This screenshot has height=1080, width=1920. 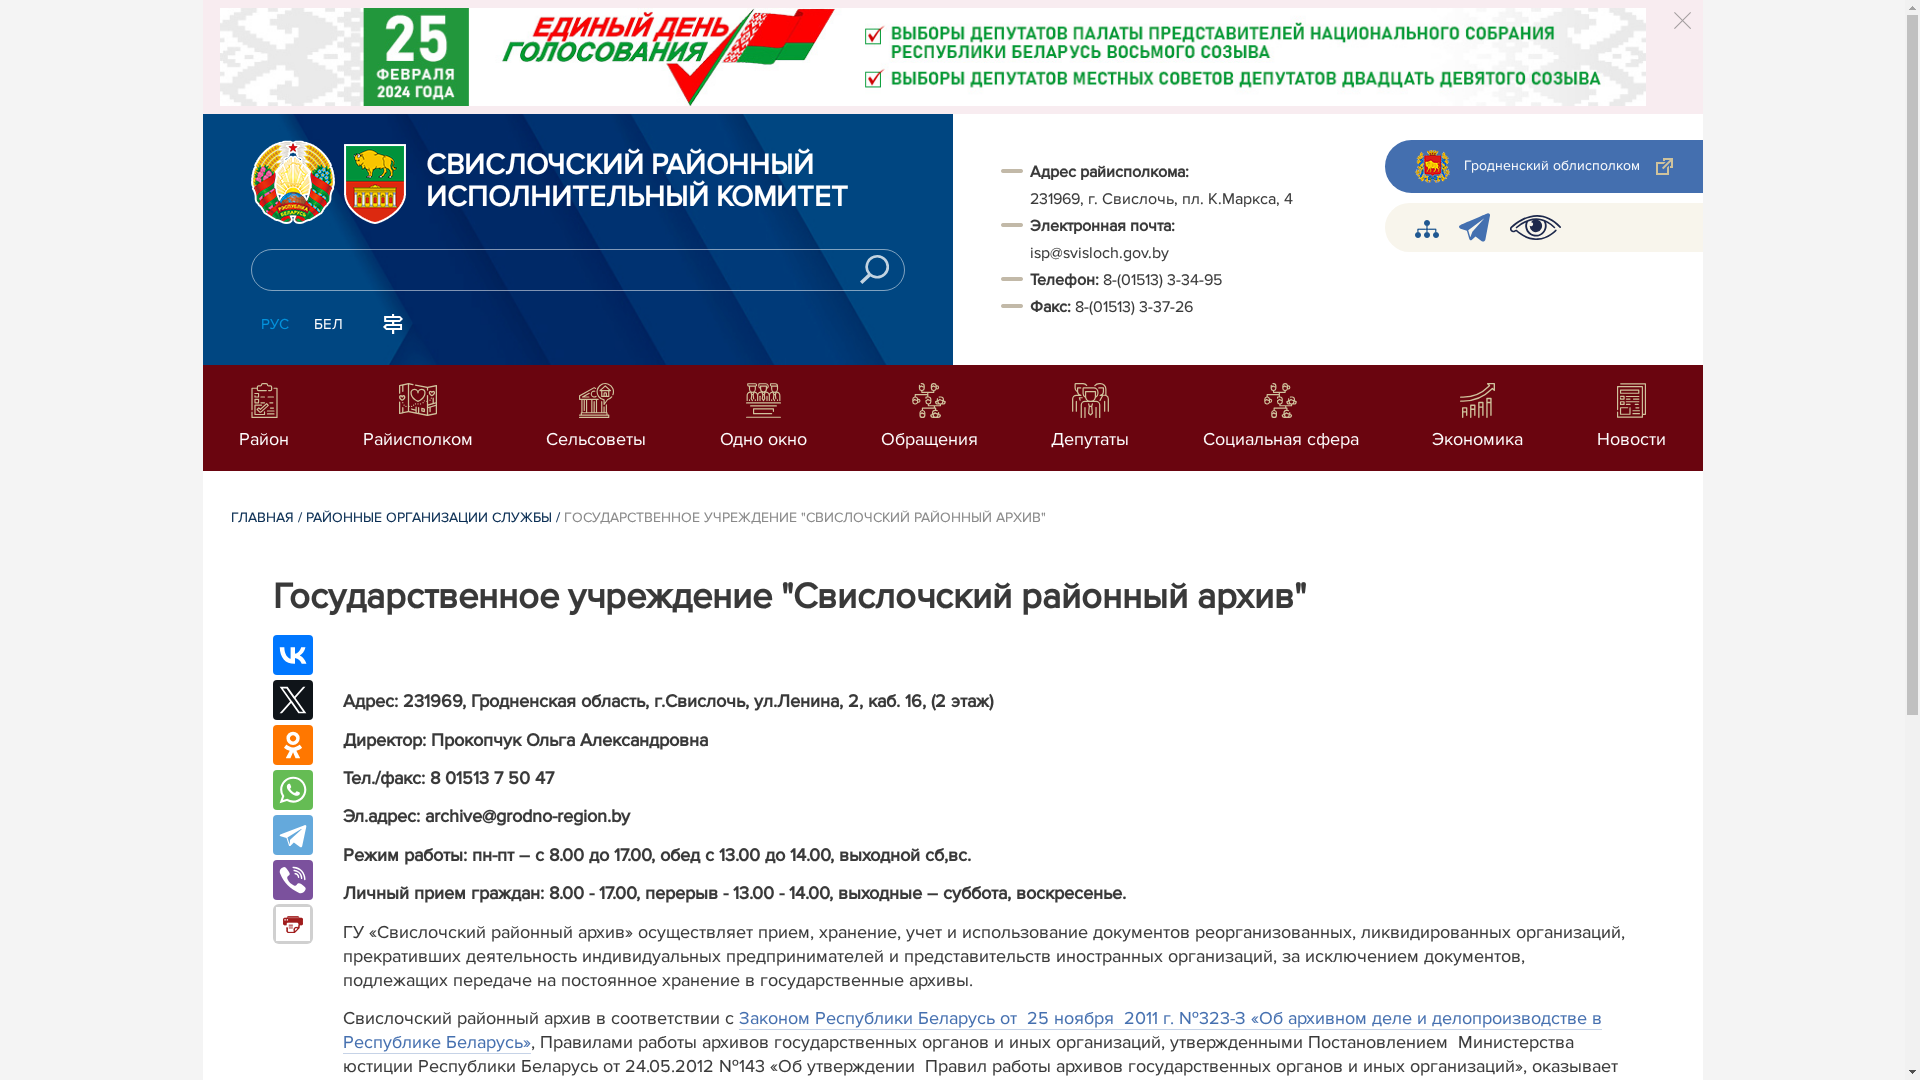 I want to click on 'Twitter', so click(x=291, y=698).